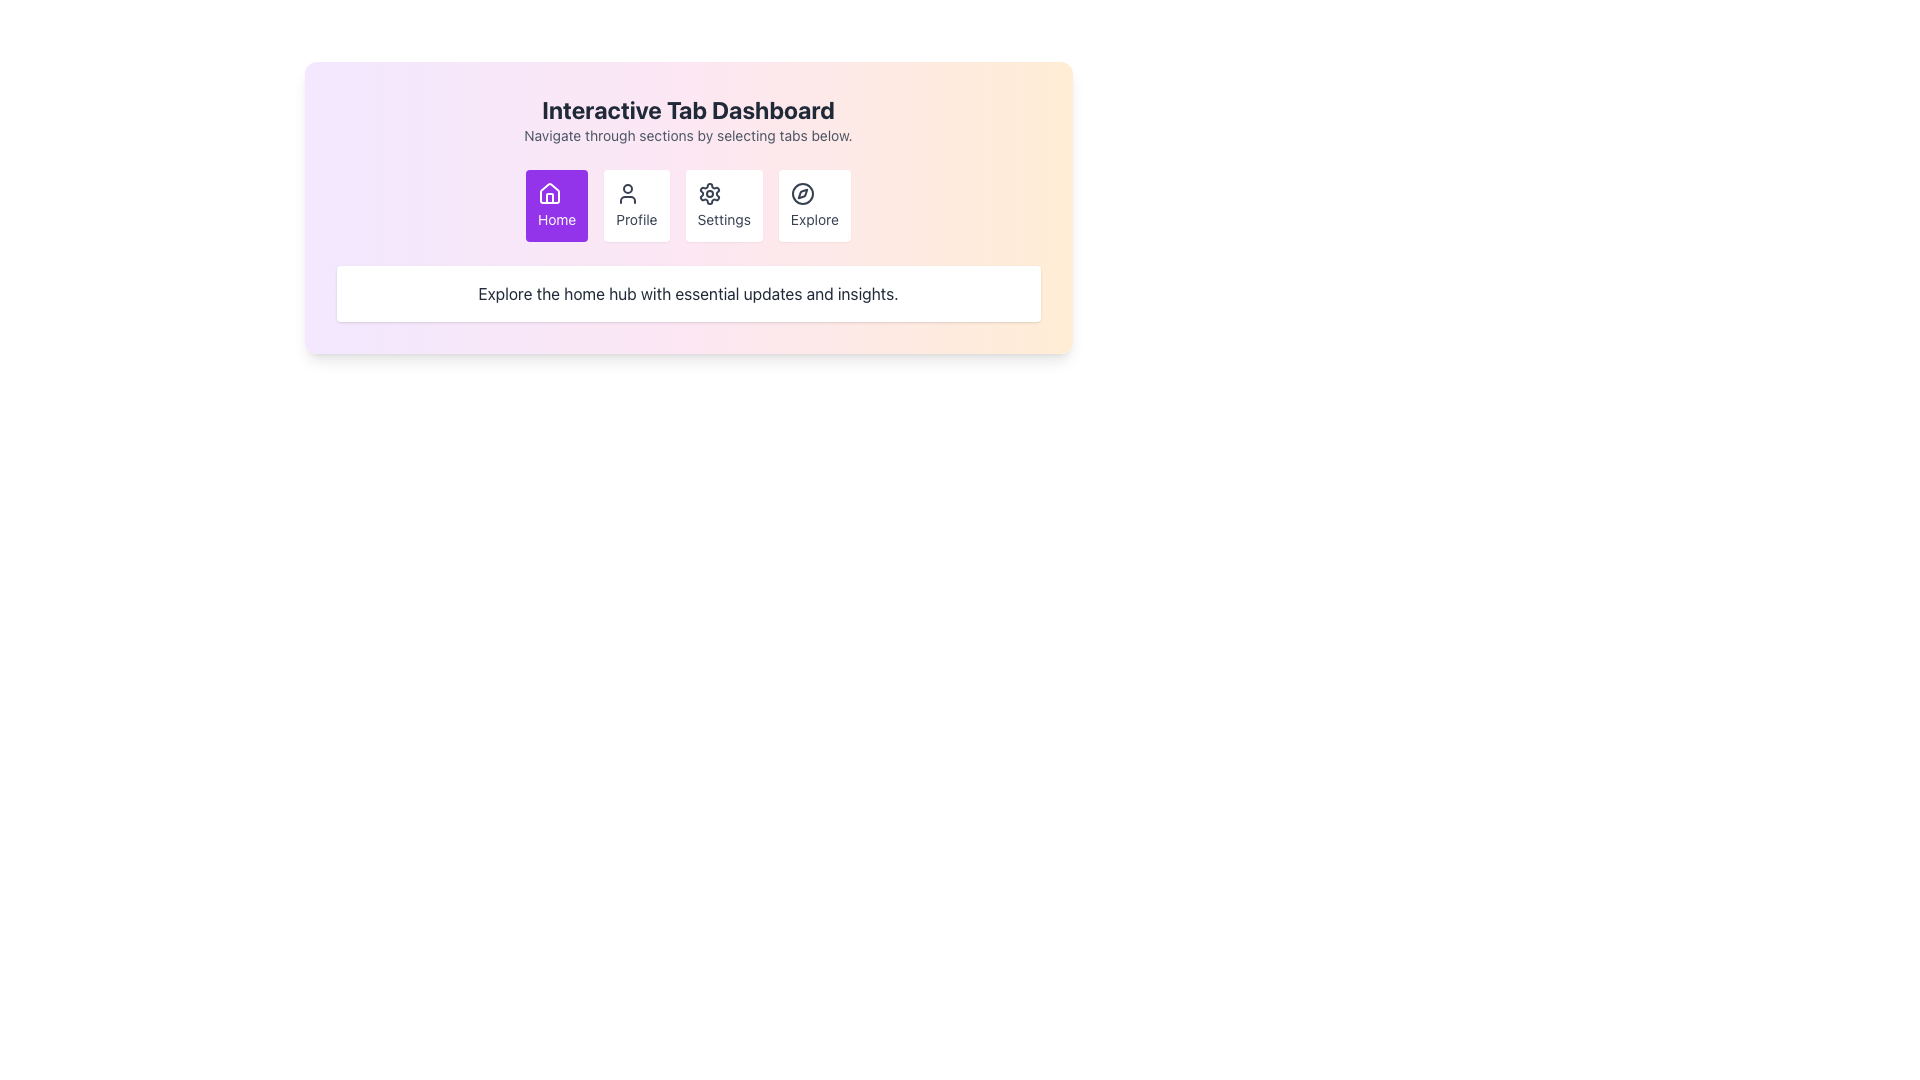  What do you see at coordinates (549, 198) in the screenshot?
I see `the 'Home' icon, which is a house-shaped graphical component located in the first button element labeled 'Home' in the navigation buttons` at bounding box center [549, 198].